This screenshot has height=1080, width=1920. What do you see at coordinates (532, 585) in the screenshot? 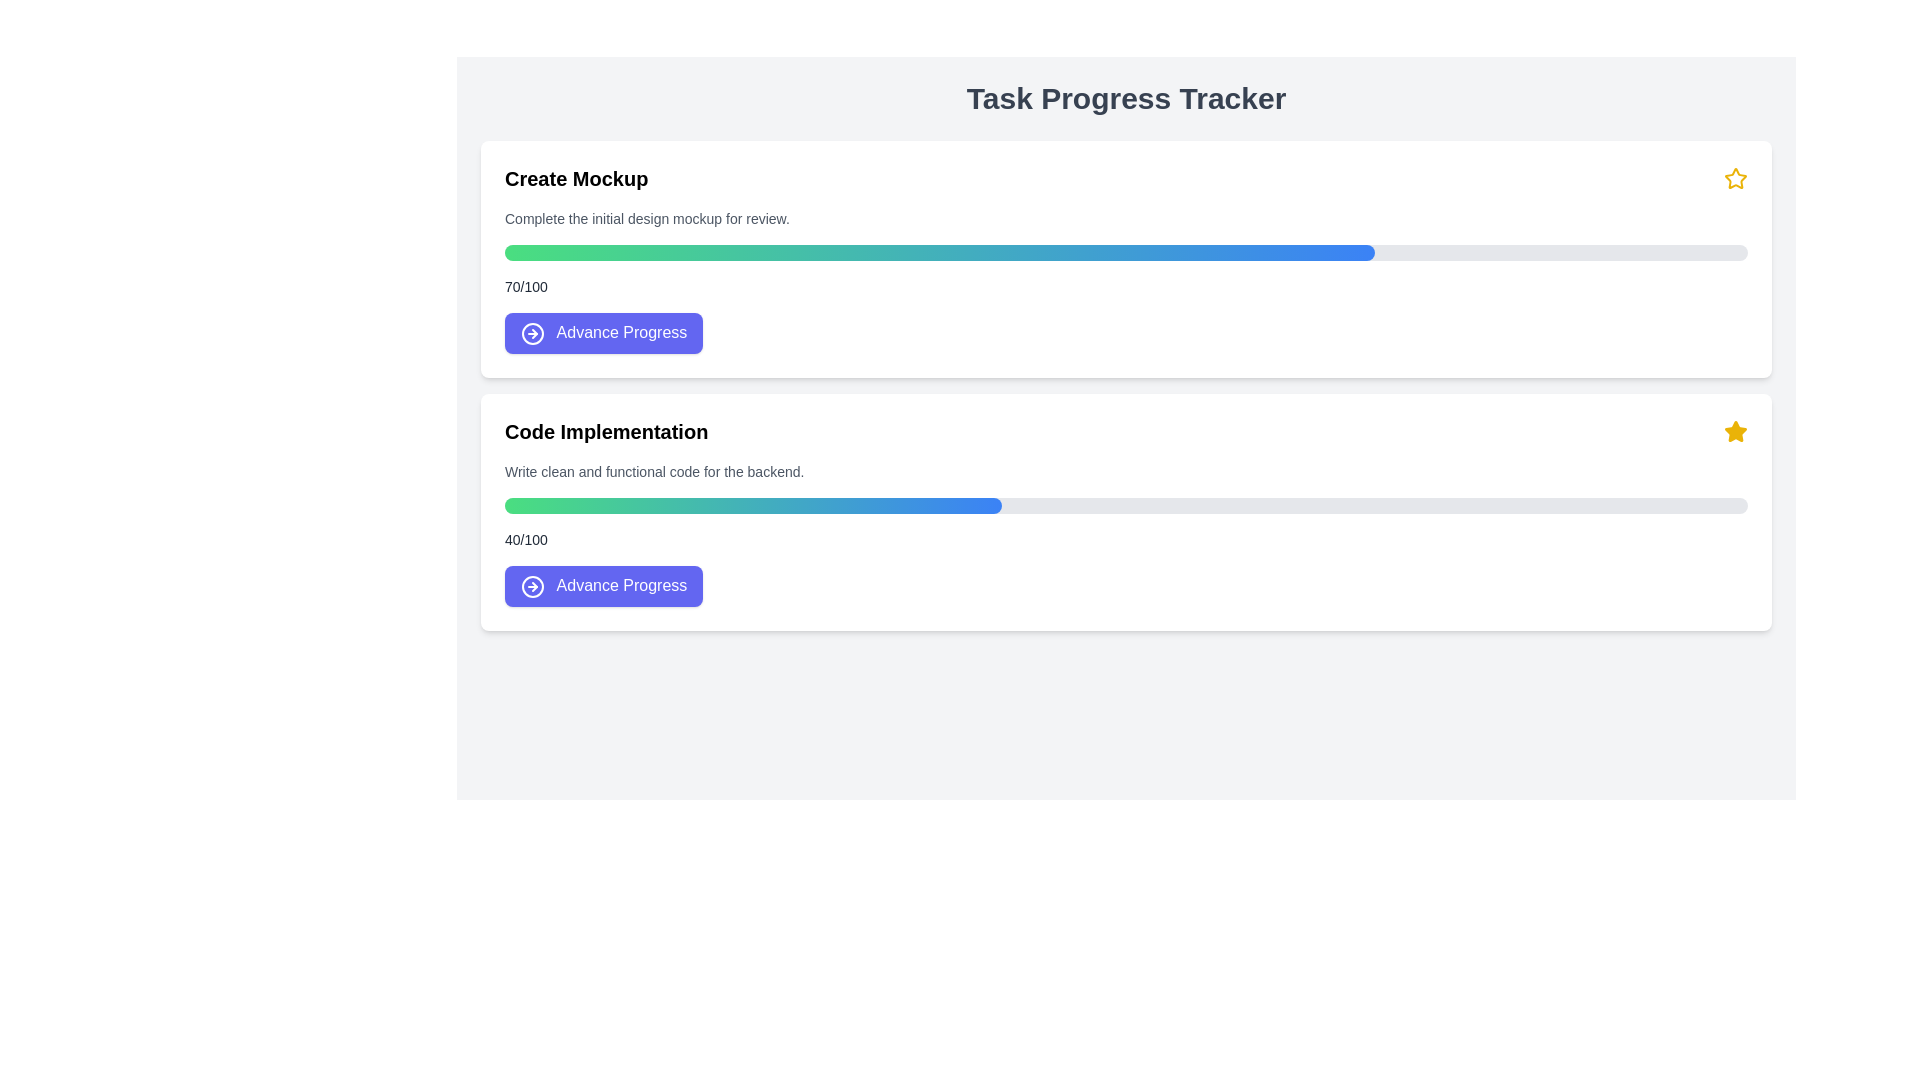
I see `the circular icon with a blue outline and a right-pointing arrow, located within the 'Advance Progress' button of the 'Code Implementation' task card` at bounding box center [532, 585].